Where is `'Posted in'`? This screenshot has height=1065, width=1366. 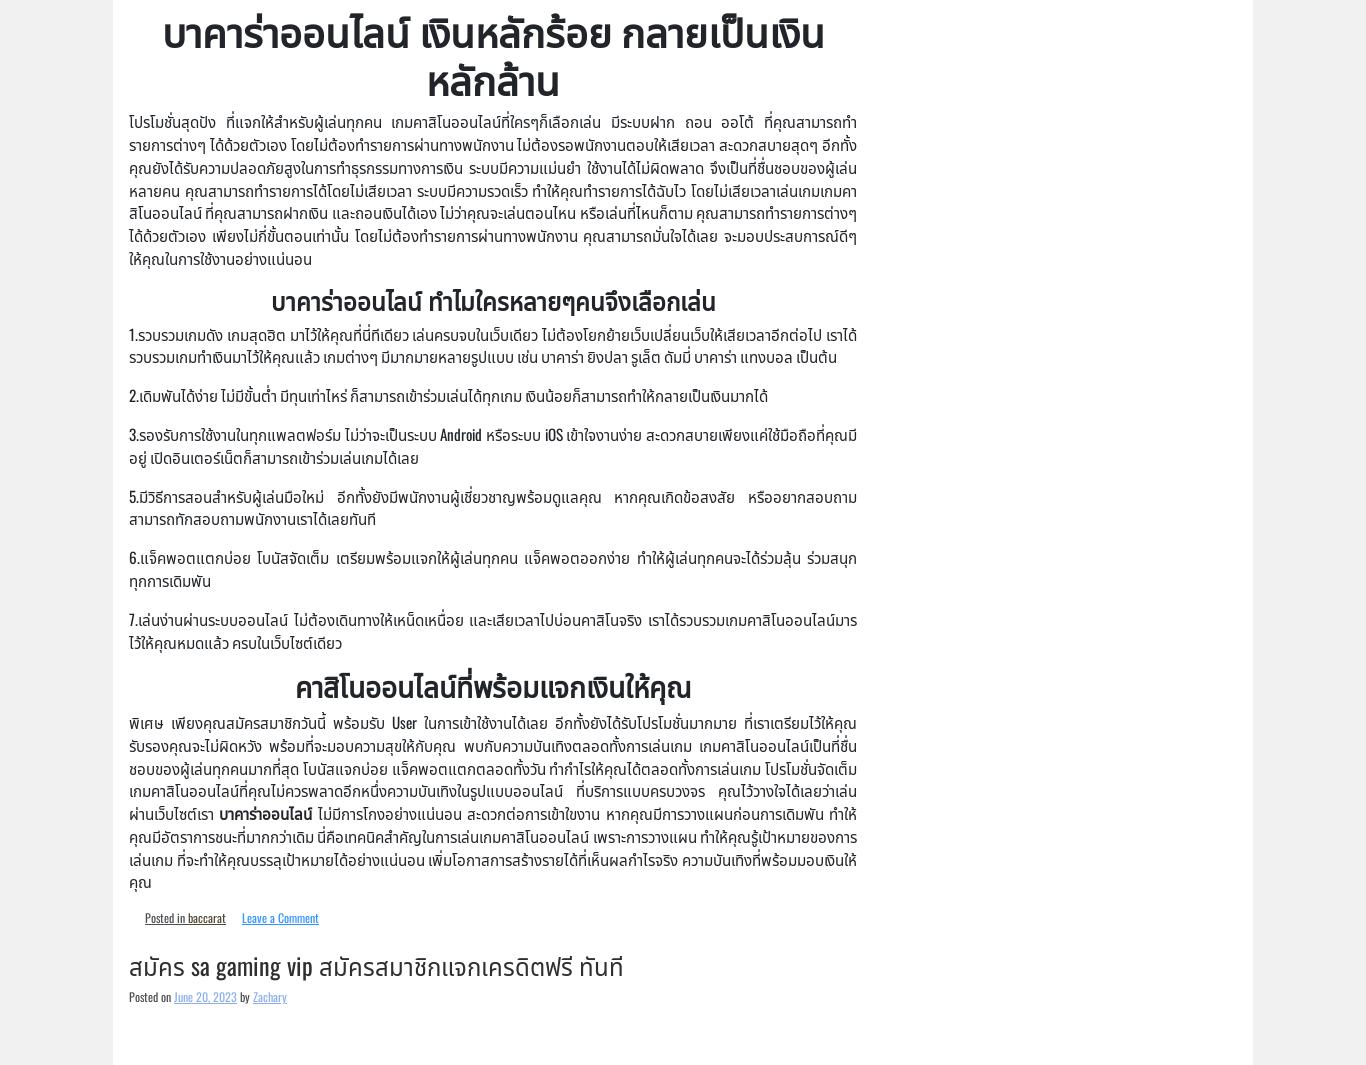 'Posted in' is located at coordinates (165, 917).